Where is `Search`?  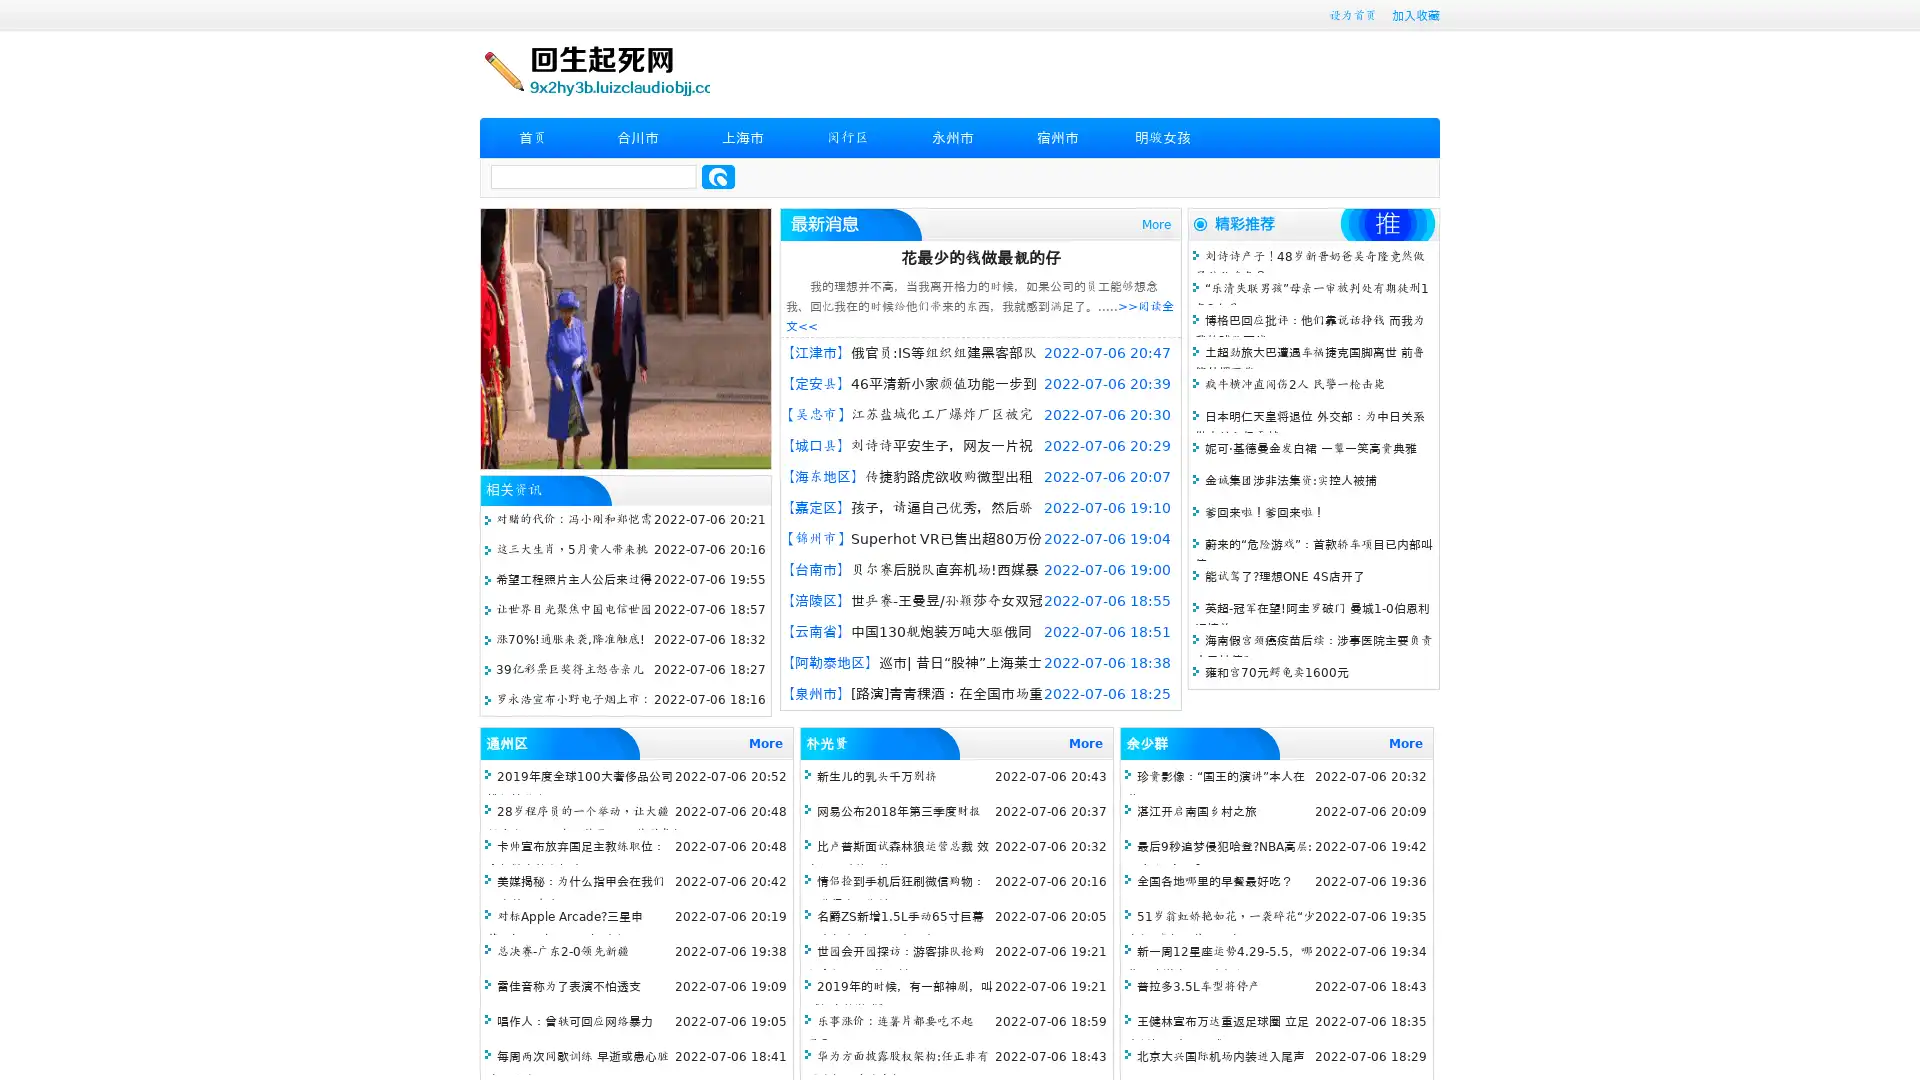
Search is located at coordinates (718, 176).